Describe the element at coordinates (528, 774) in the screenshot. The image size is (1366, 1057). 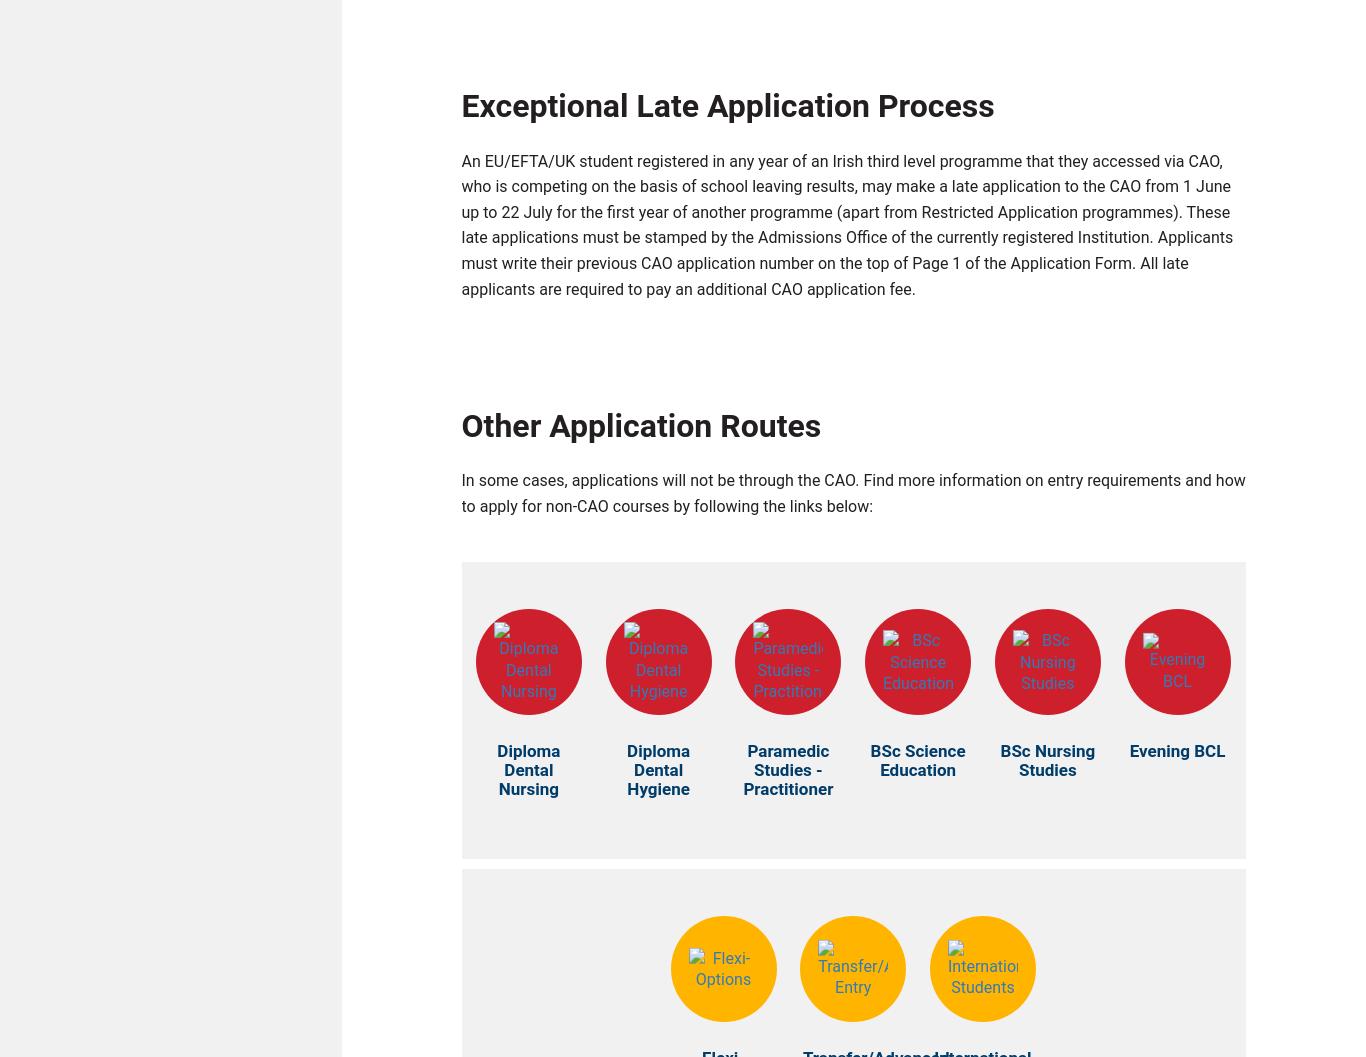
I see `'Diploma Dental Nursing'` at that location.